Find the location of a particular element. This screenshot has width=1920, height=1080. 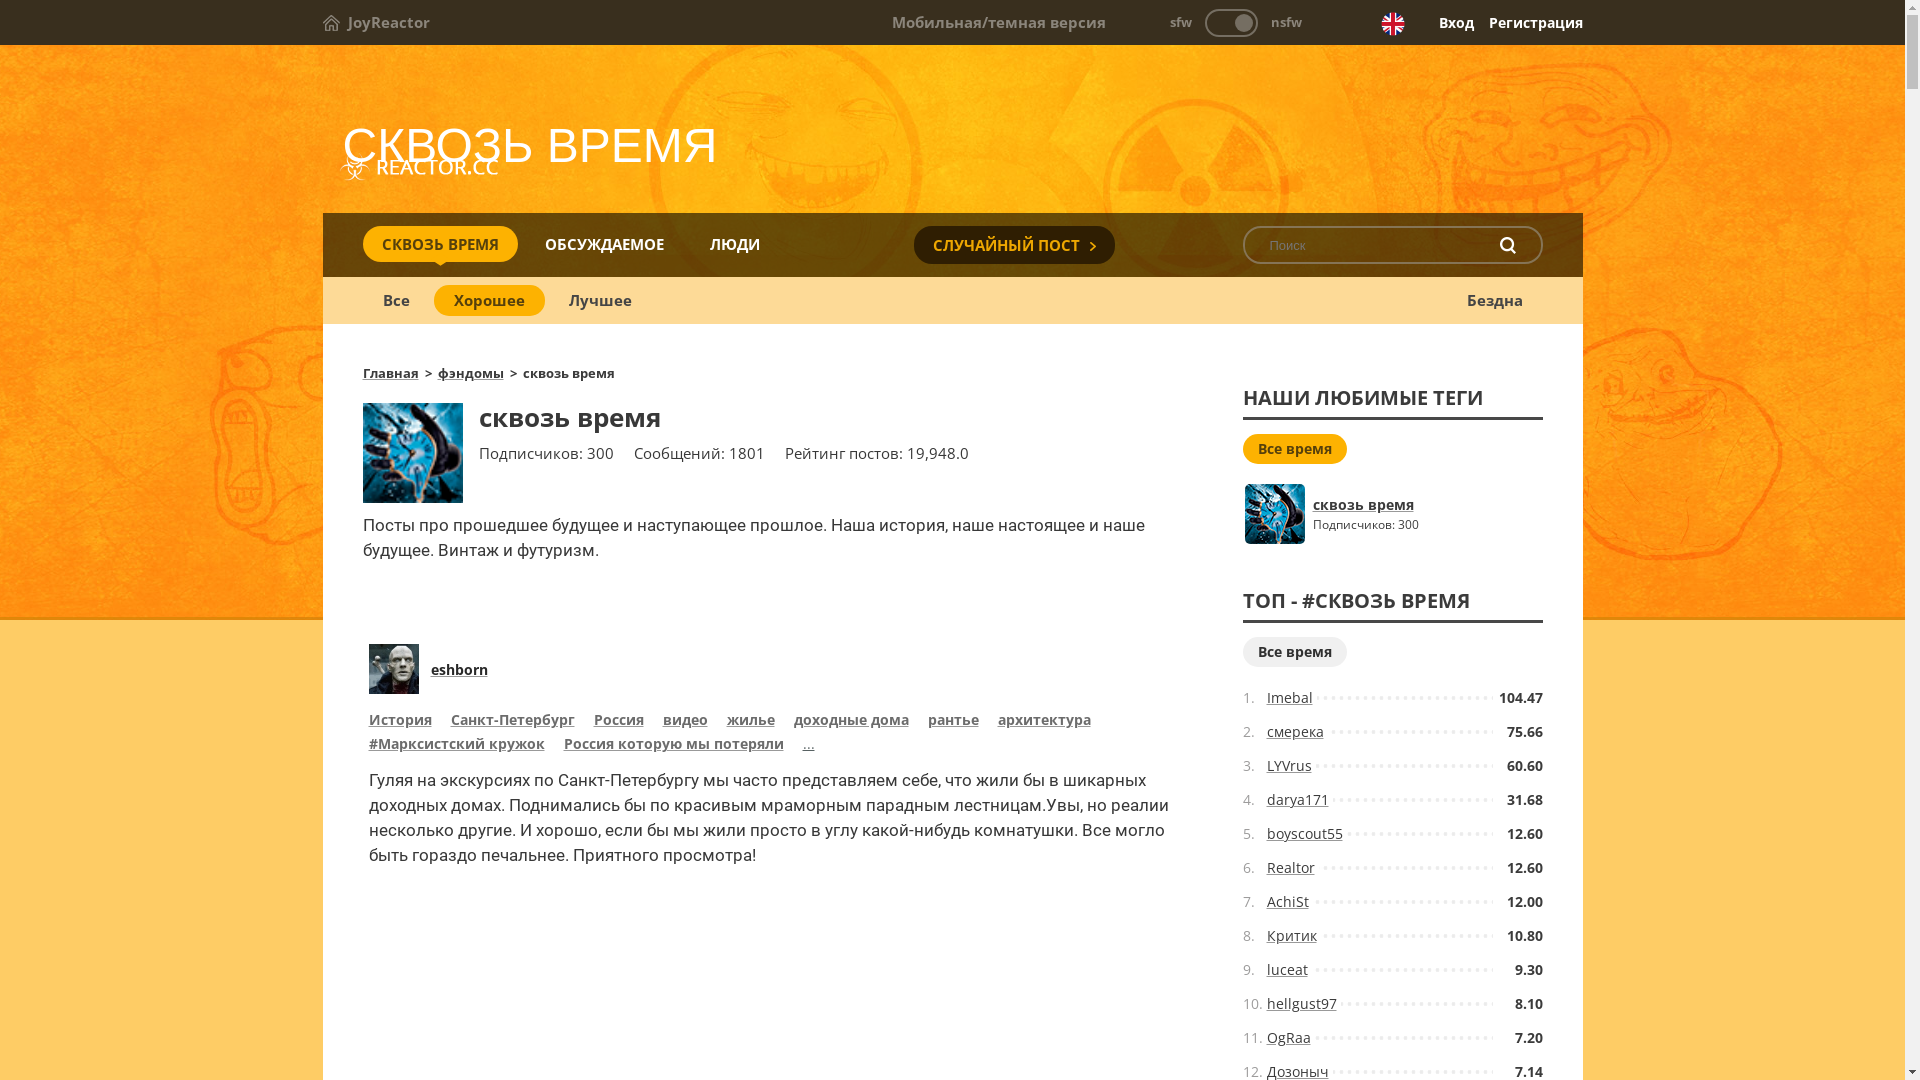

'JoyReactor' is located at coordinates (375, 22).